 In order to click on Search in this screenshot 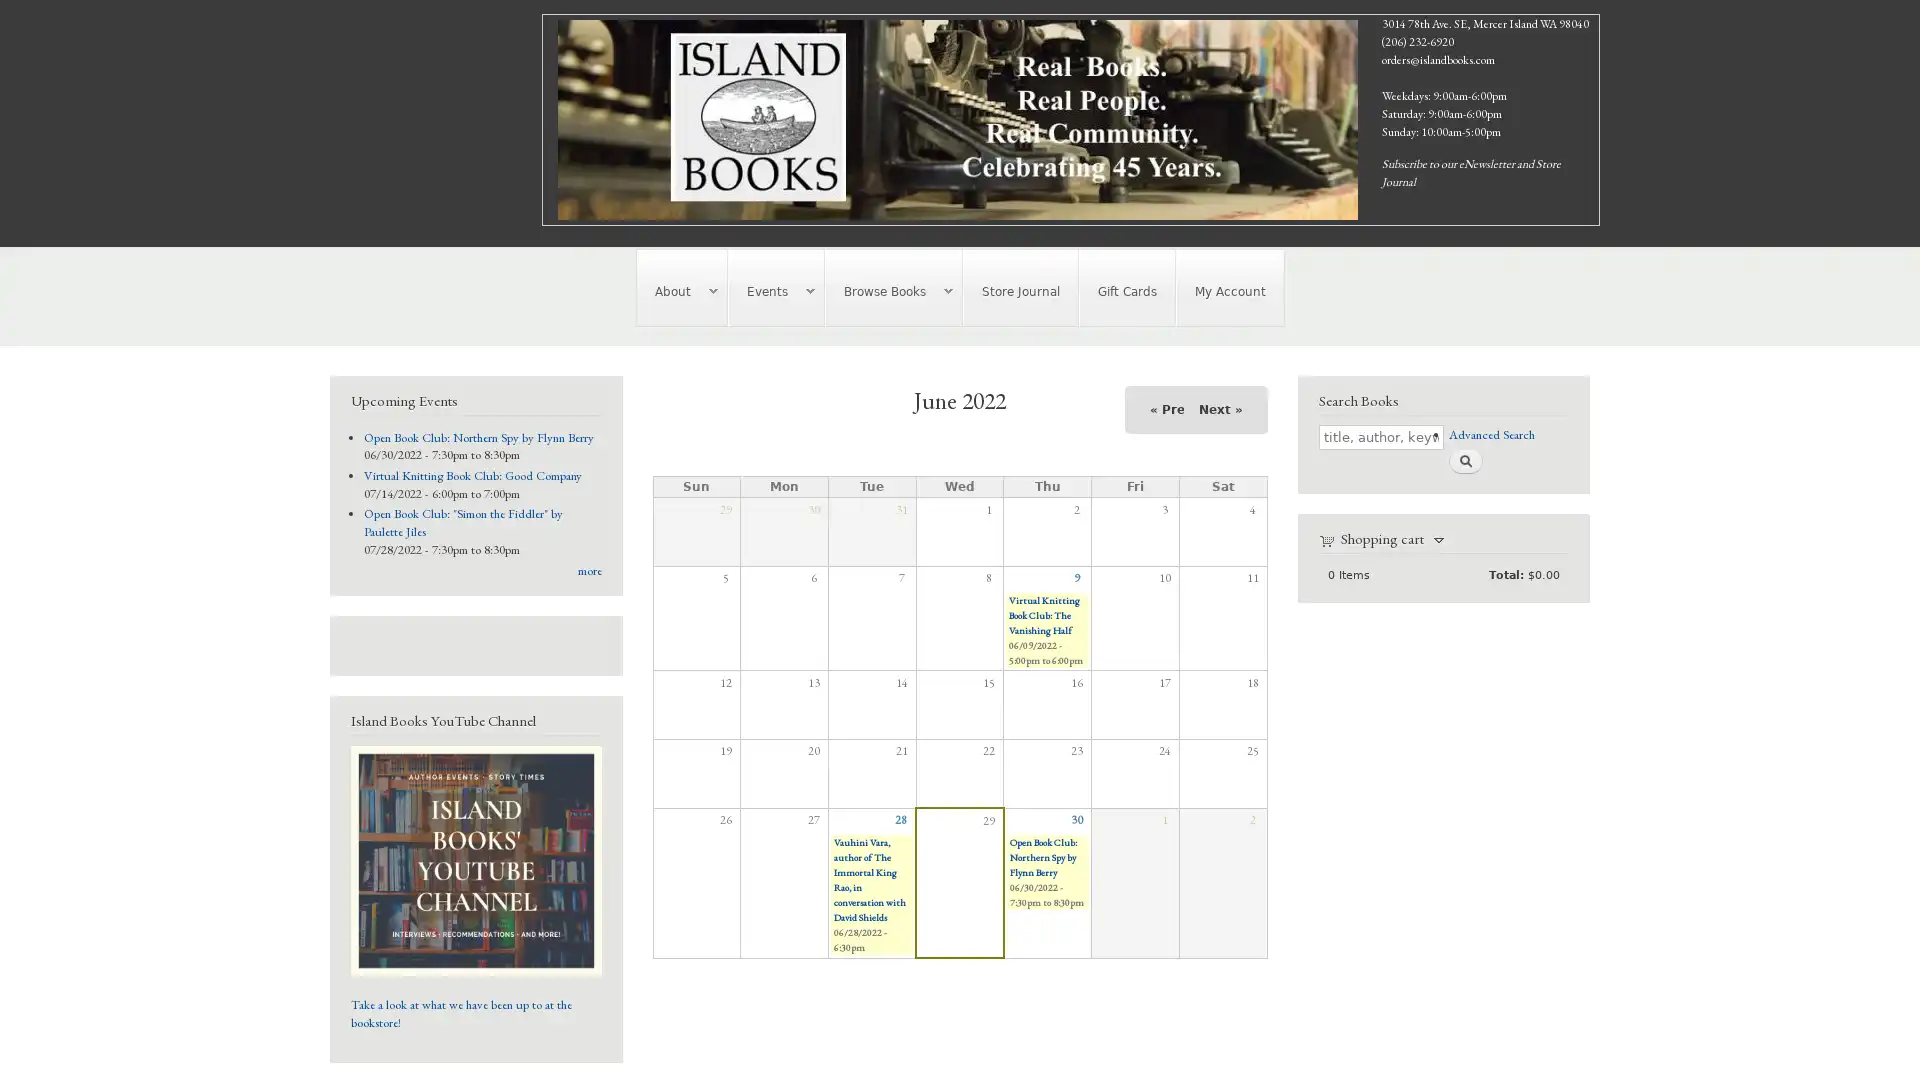, I will do `click(1464, 461)`.